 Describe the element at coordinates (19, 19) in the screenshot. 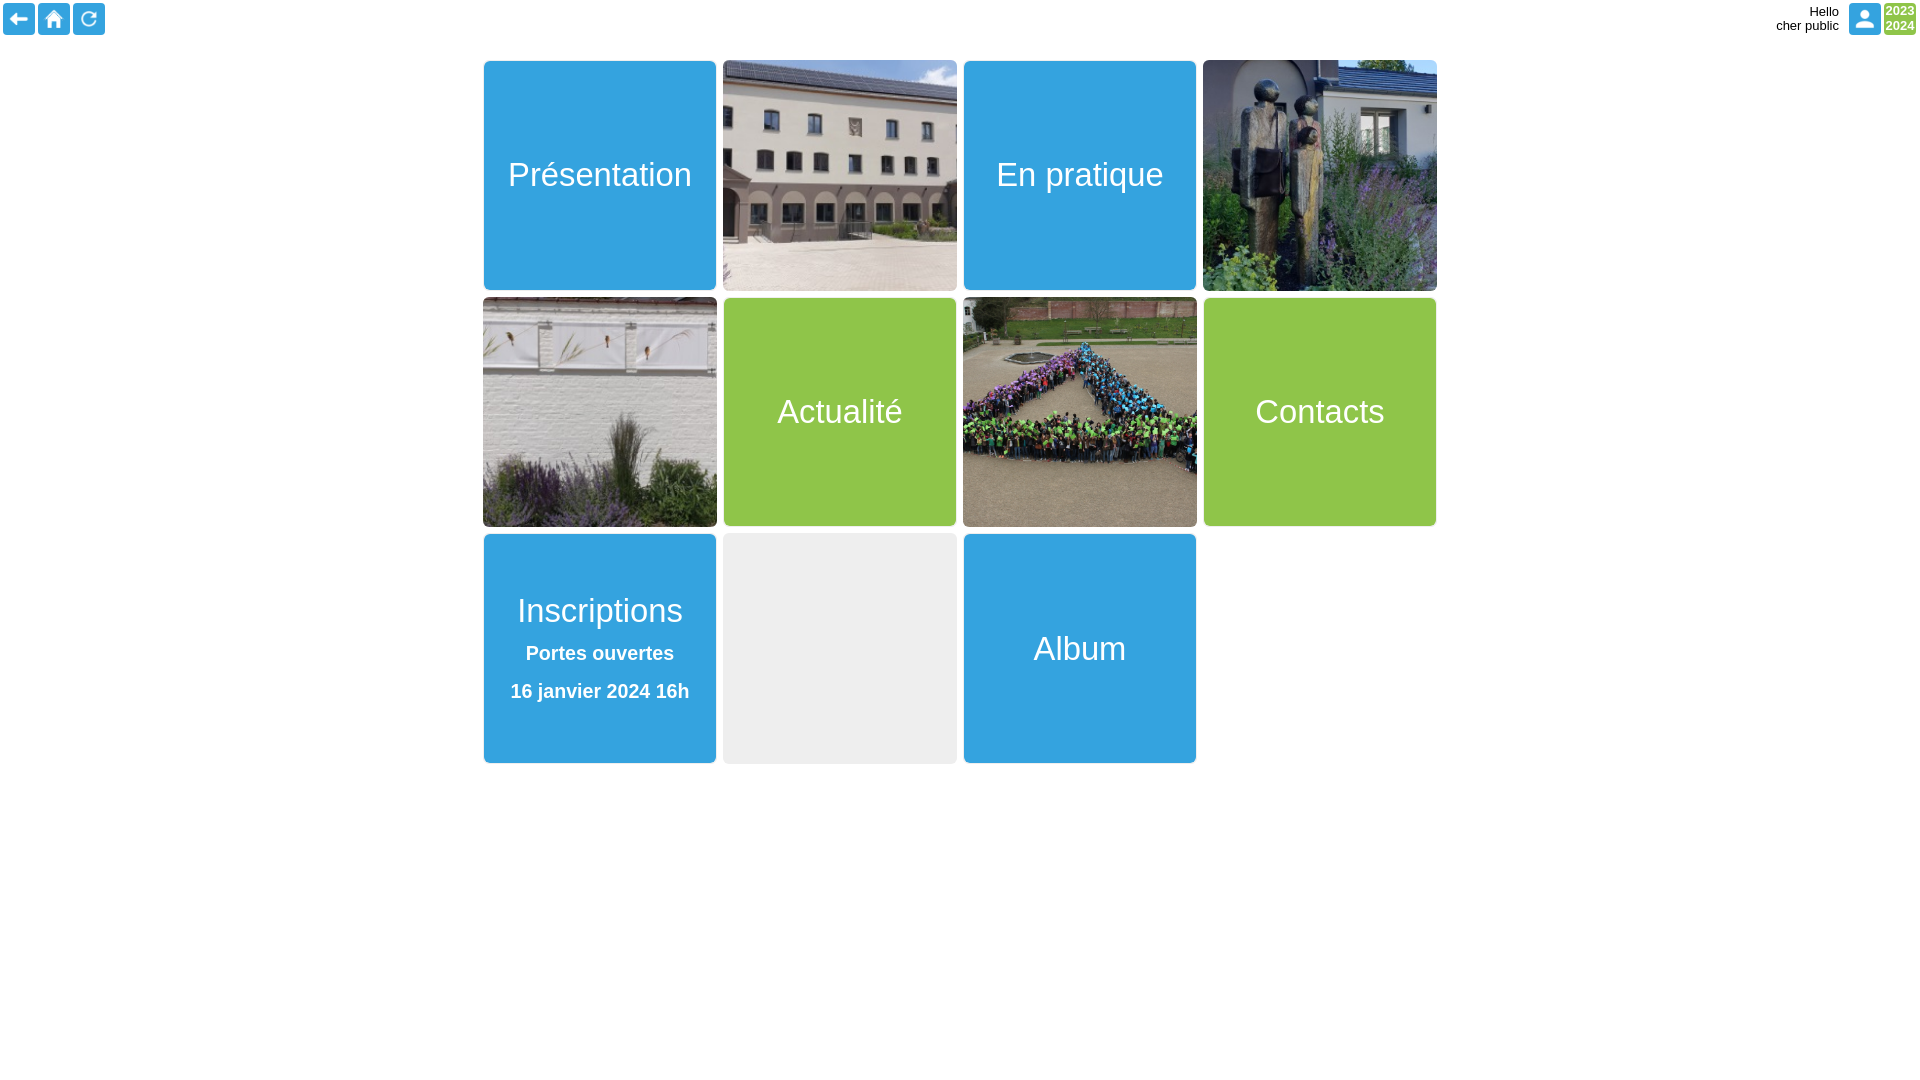

I see `'Revenir sur ses pas'` at that location.